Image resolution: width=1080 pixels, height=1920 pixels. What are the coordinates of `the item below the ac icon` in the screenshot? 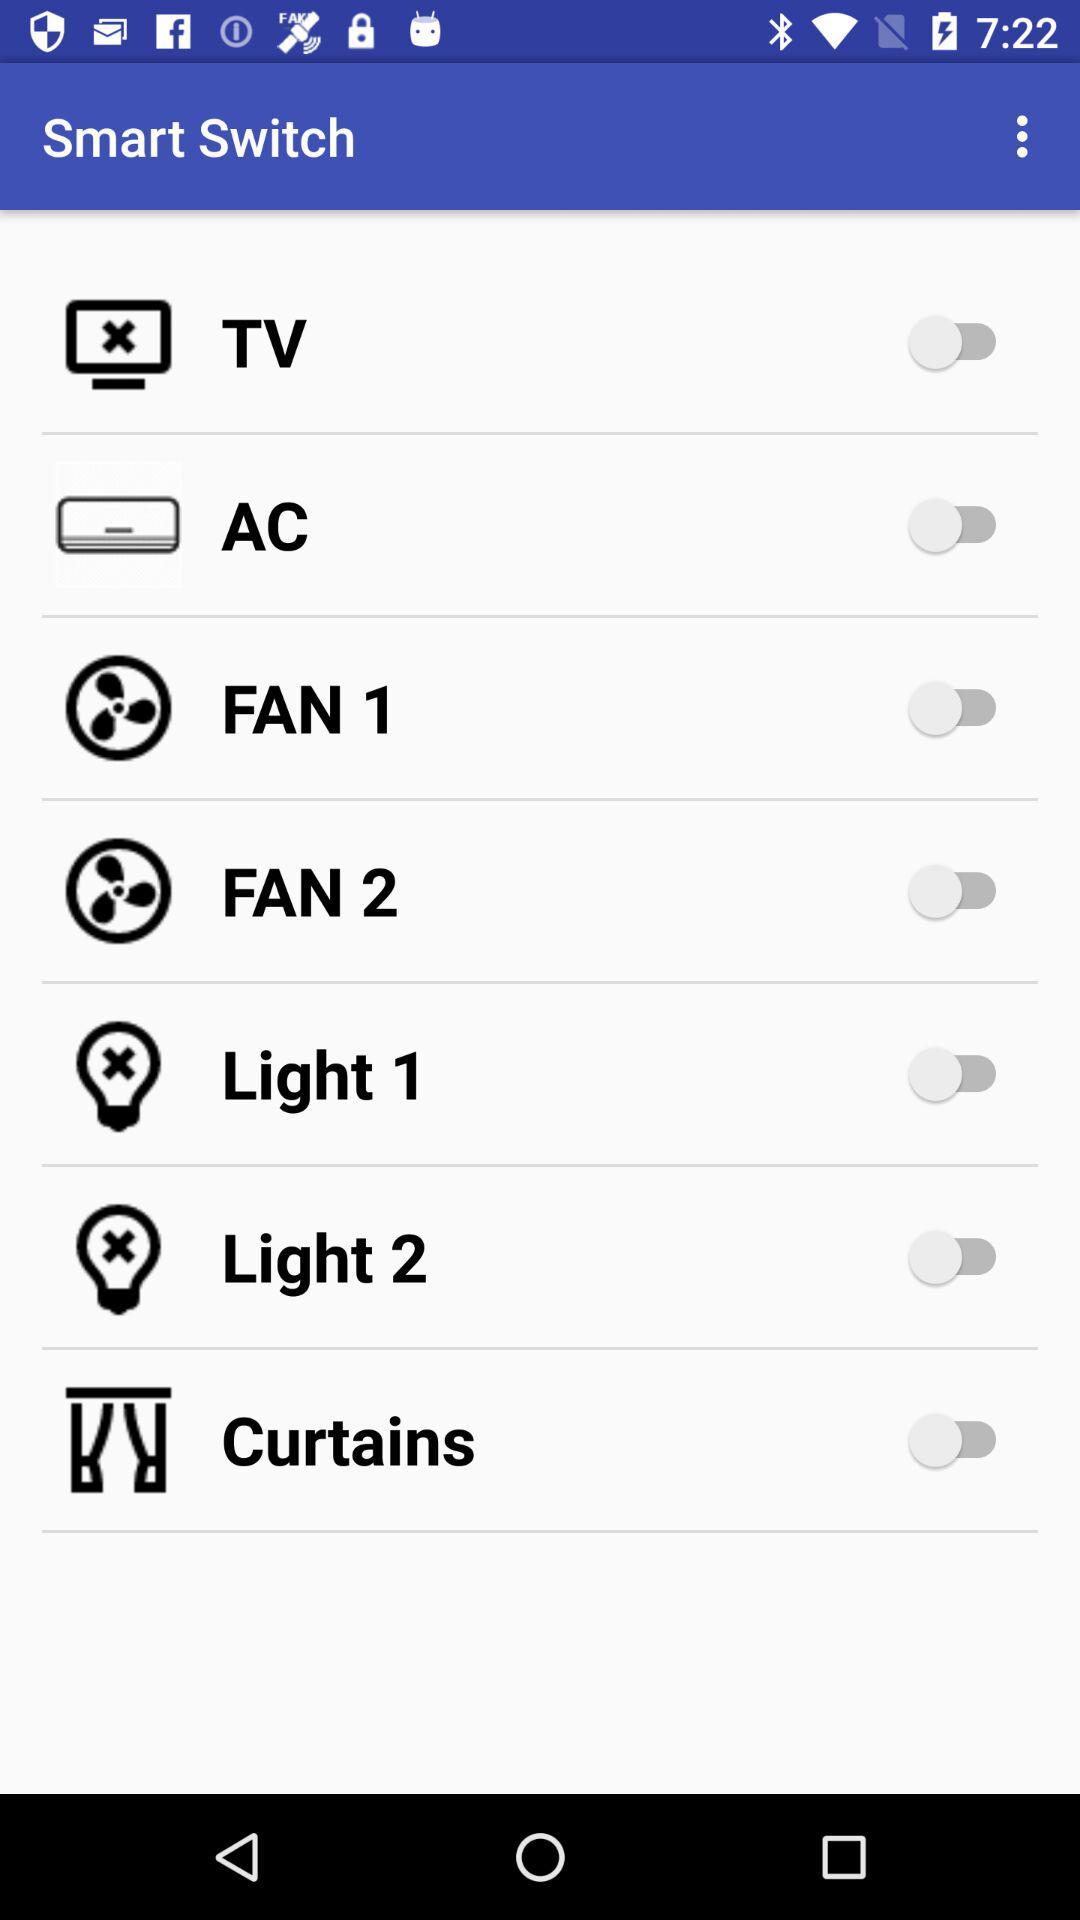 It's located at (560, 708).